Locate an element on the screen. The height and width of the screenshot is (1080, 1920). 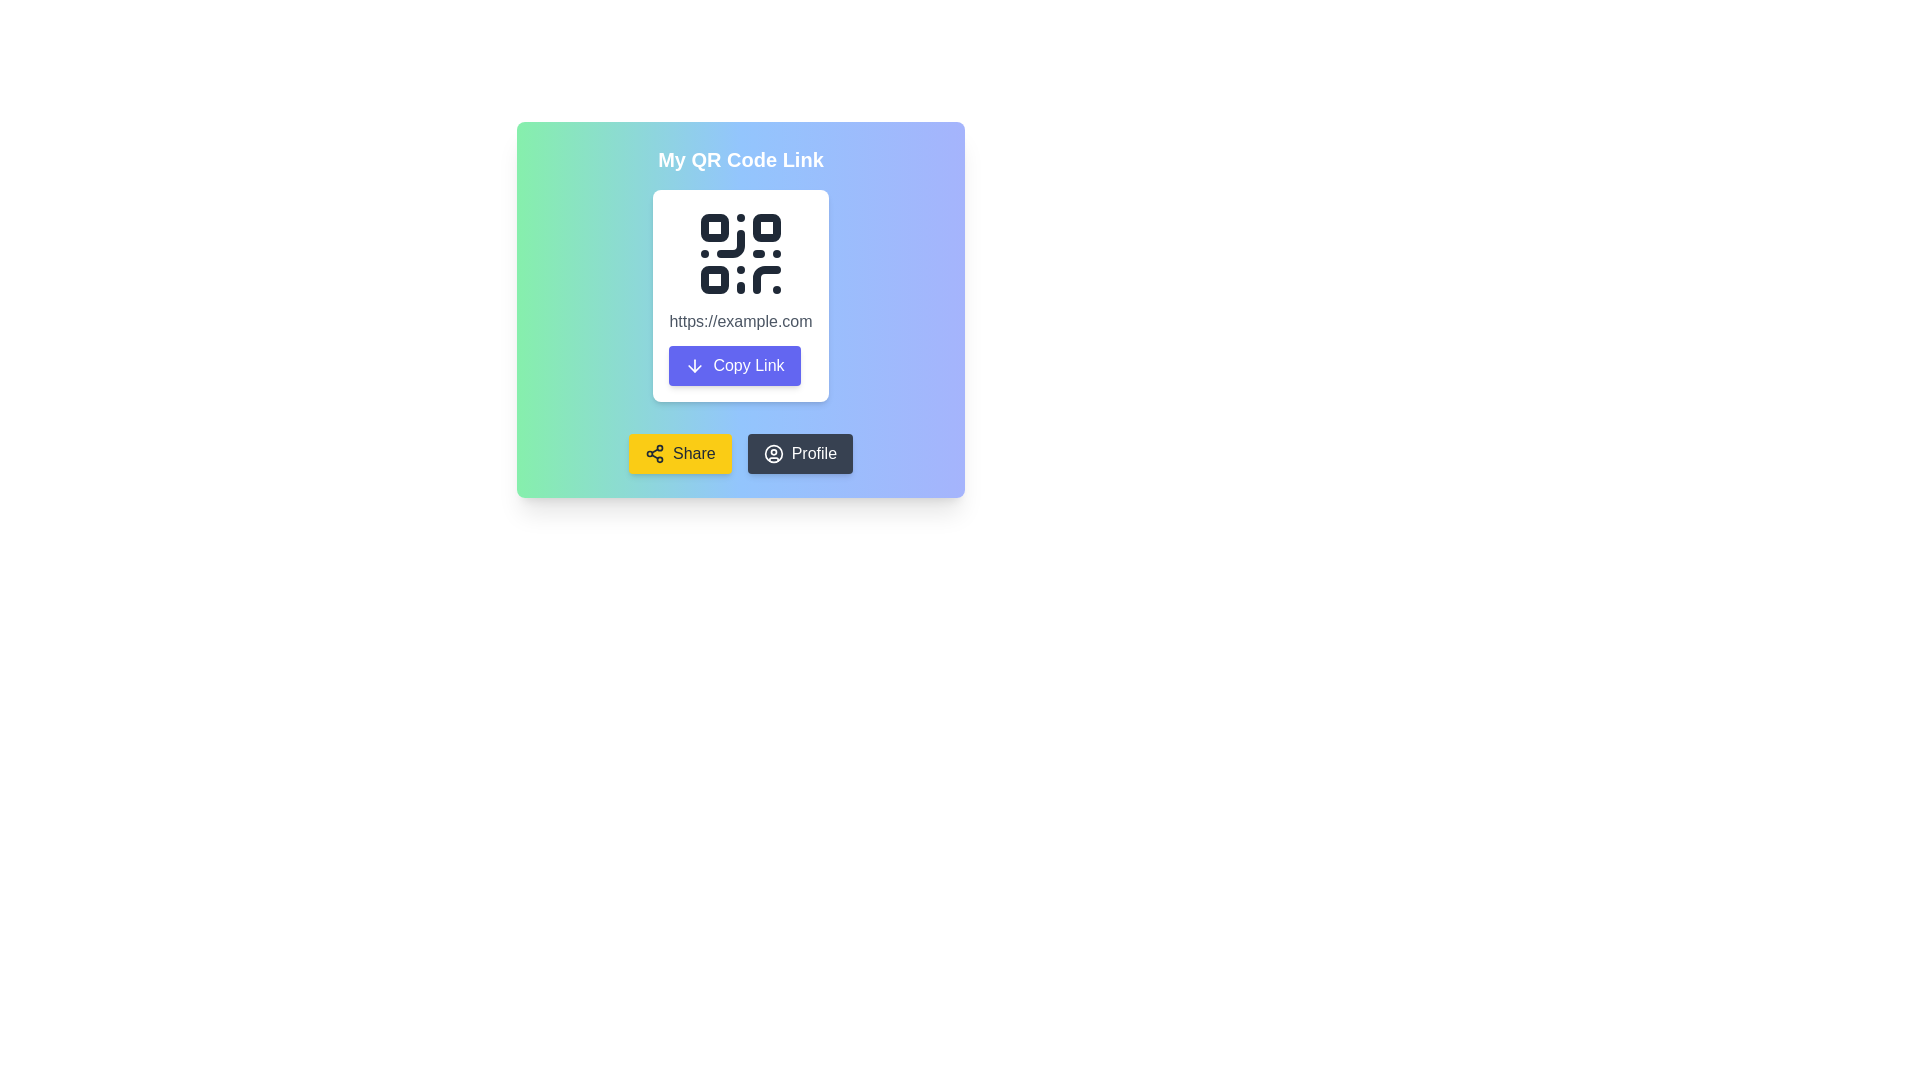
the outermost circular layer of the user profile icon, which is defined as an SVG Circle with a uniform radius and thickness is located at coordinates (772, 454).